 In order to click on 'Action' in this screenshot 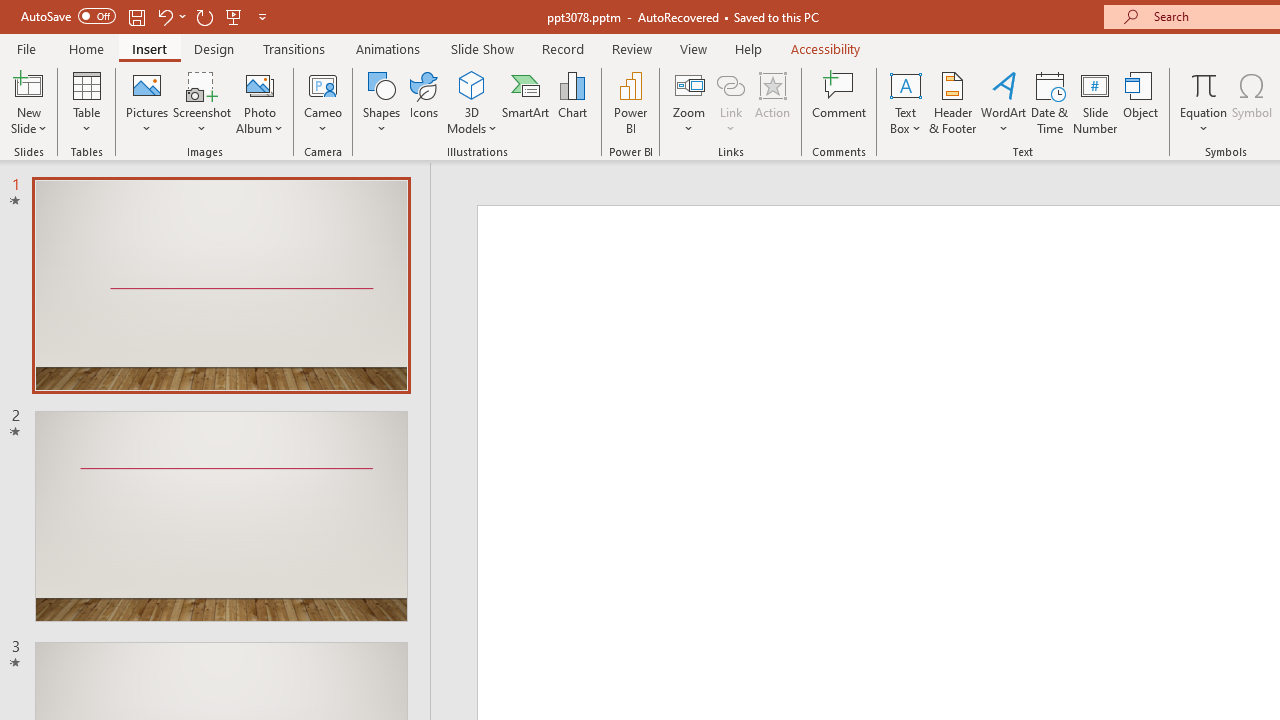, I will do `click(772, 103)`.